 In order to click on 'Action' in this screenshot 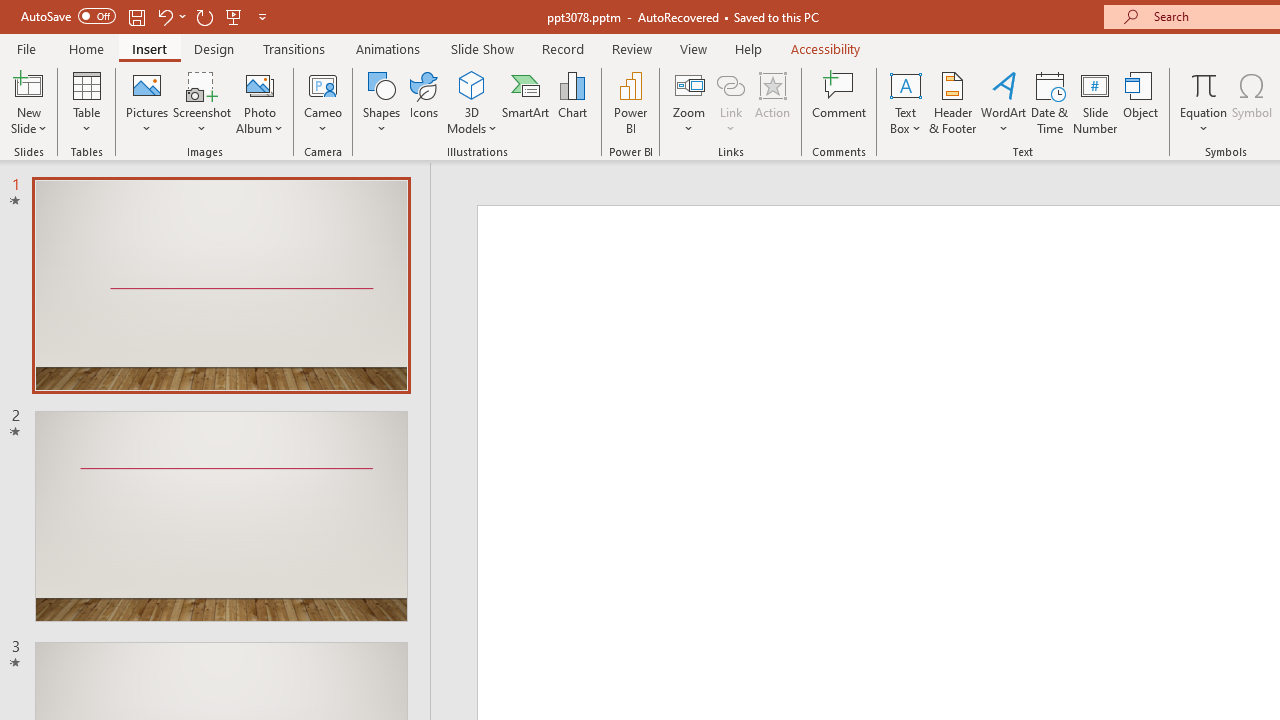, I will do `click(772, 103)`.